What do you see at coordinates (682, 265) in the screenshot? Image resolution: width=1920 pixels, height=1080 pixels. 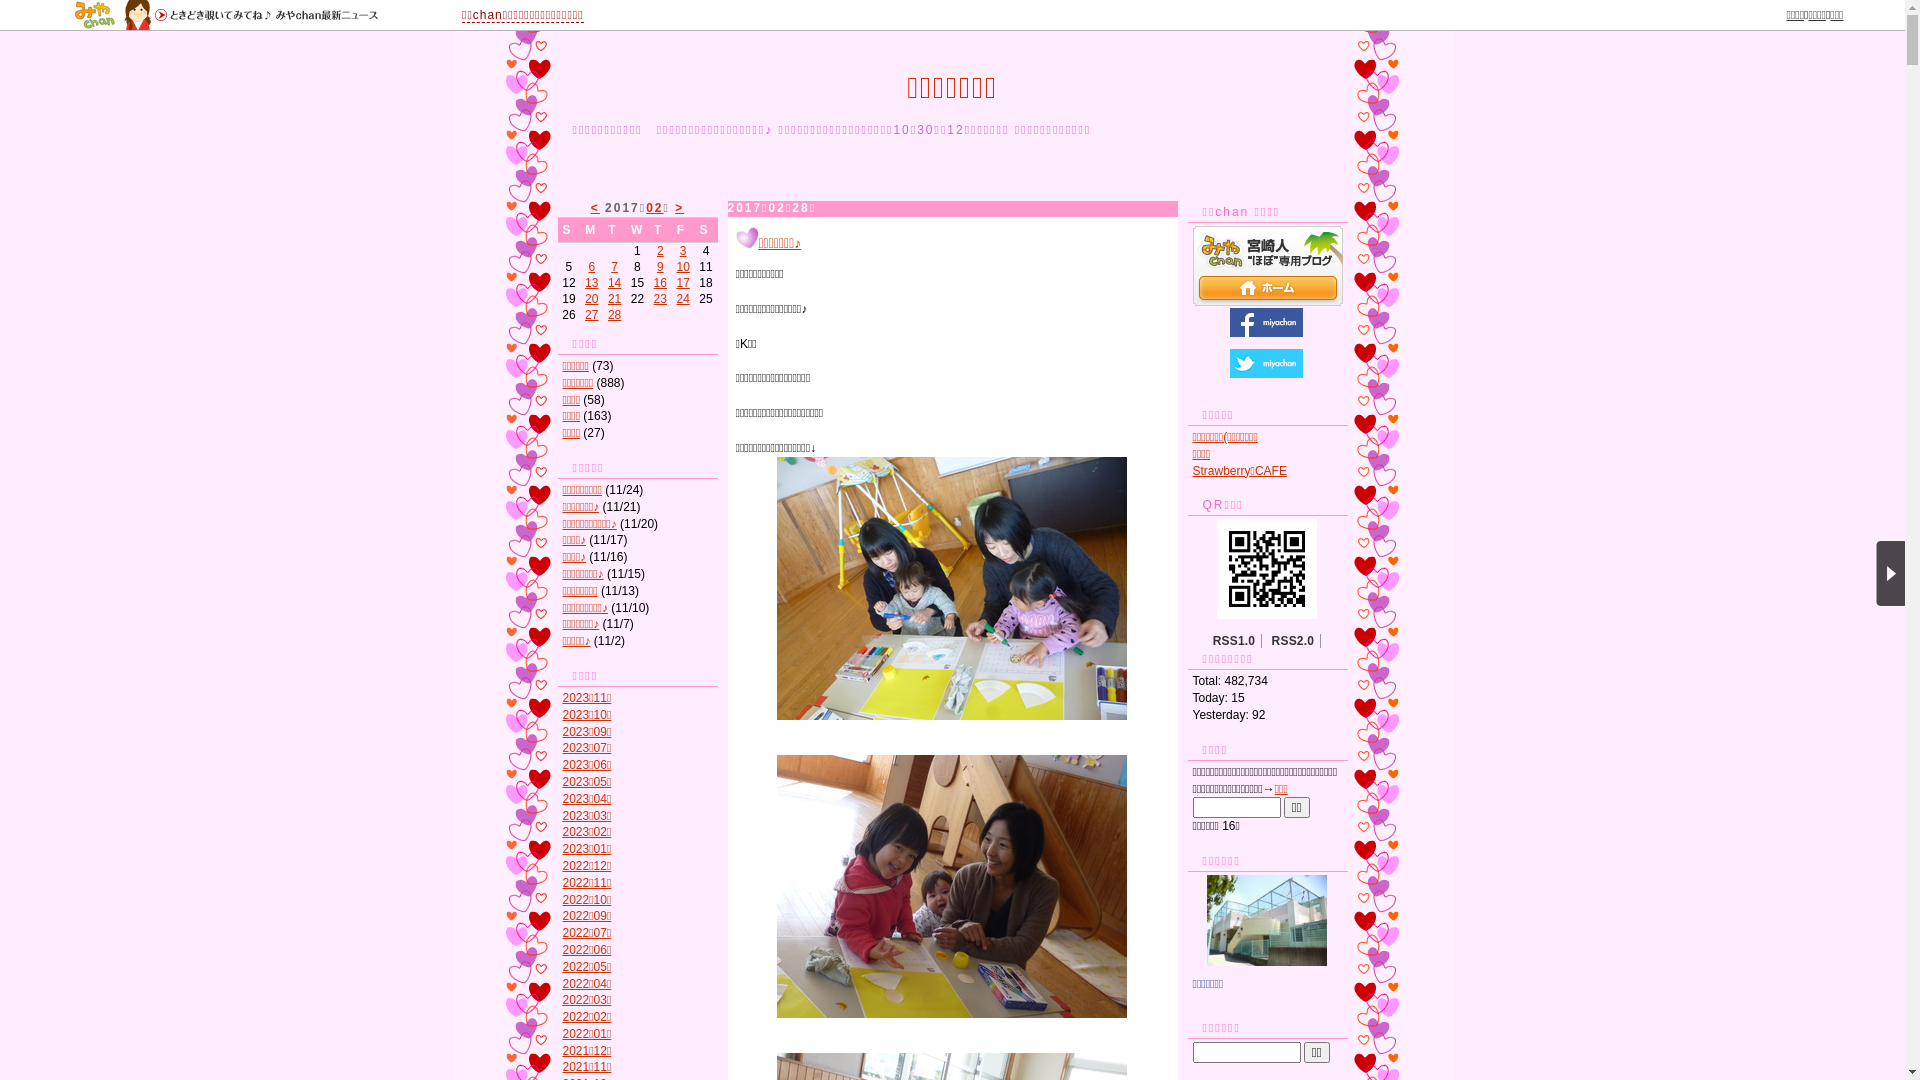 I see `'10'` at bounding box center [682, 265].